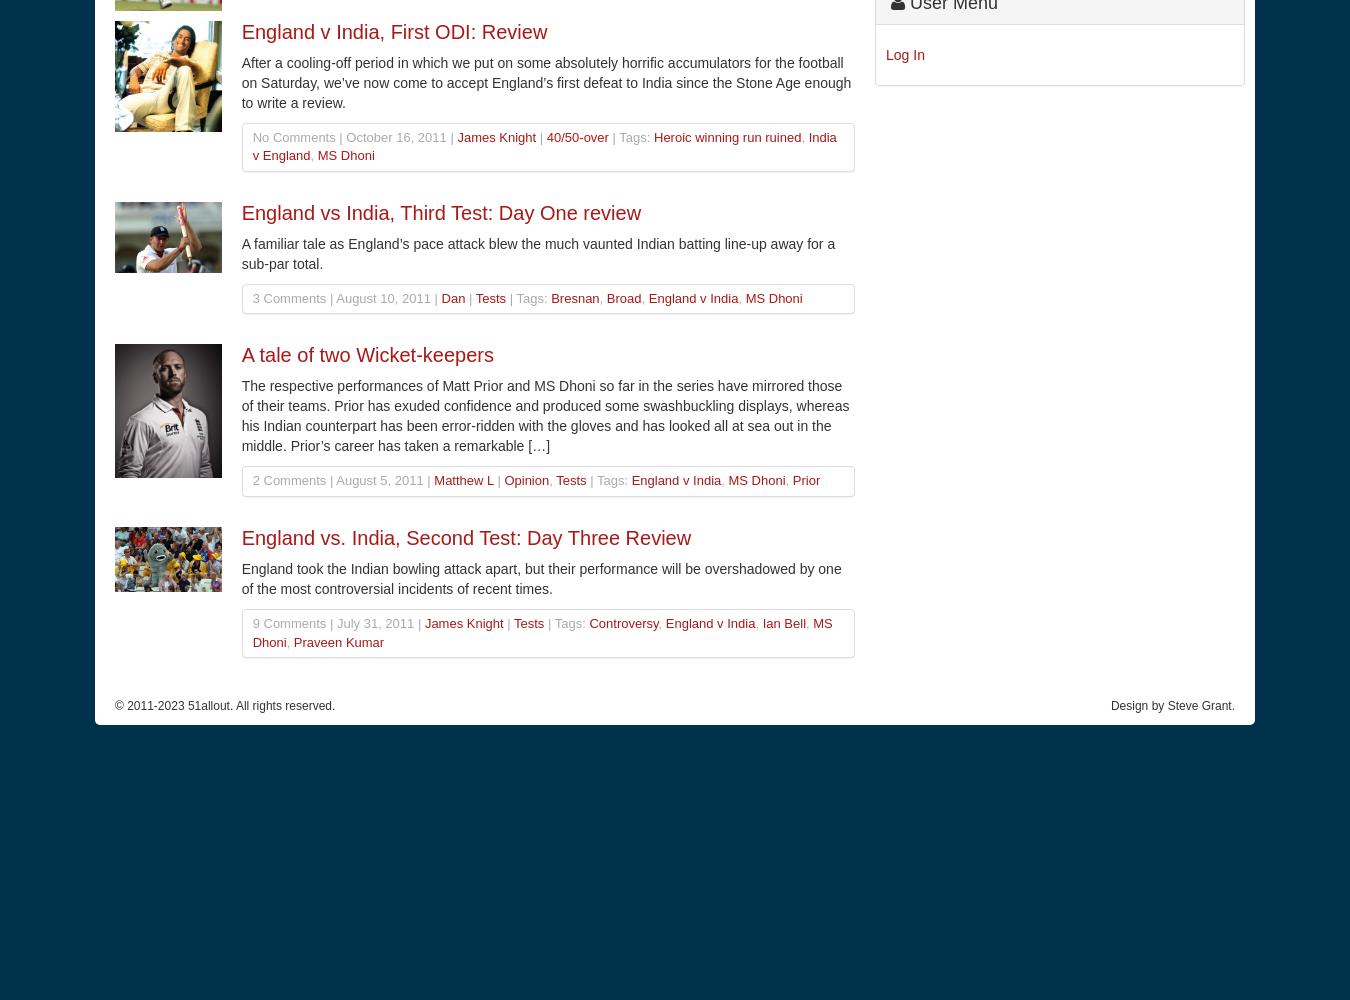 This screenshot has width=1350, height=1000. I want to click on 'After a cooling-off period in which we put on some absolutely horrific accumulators for the football on Saturday, we’ve now come to accept England’s first defeat to India since the Stone Age enough to write a review.', so click(544, 81).